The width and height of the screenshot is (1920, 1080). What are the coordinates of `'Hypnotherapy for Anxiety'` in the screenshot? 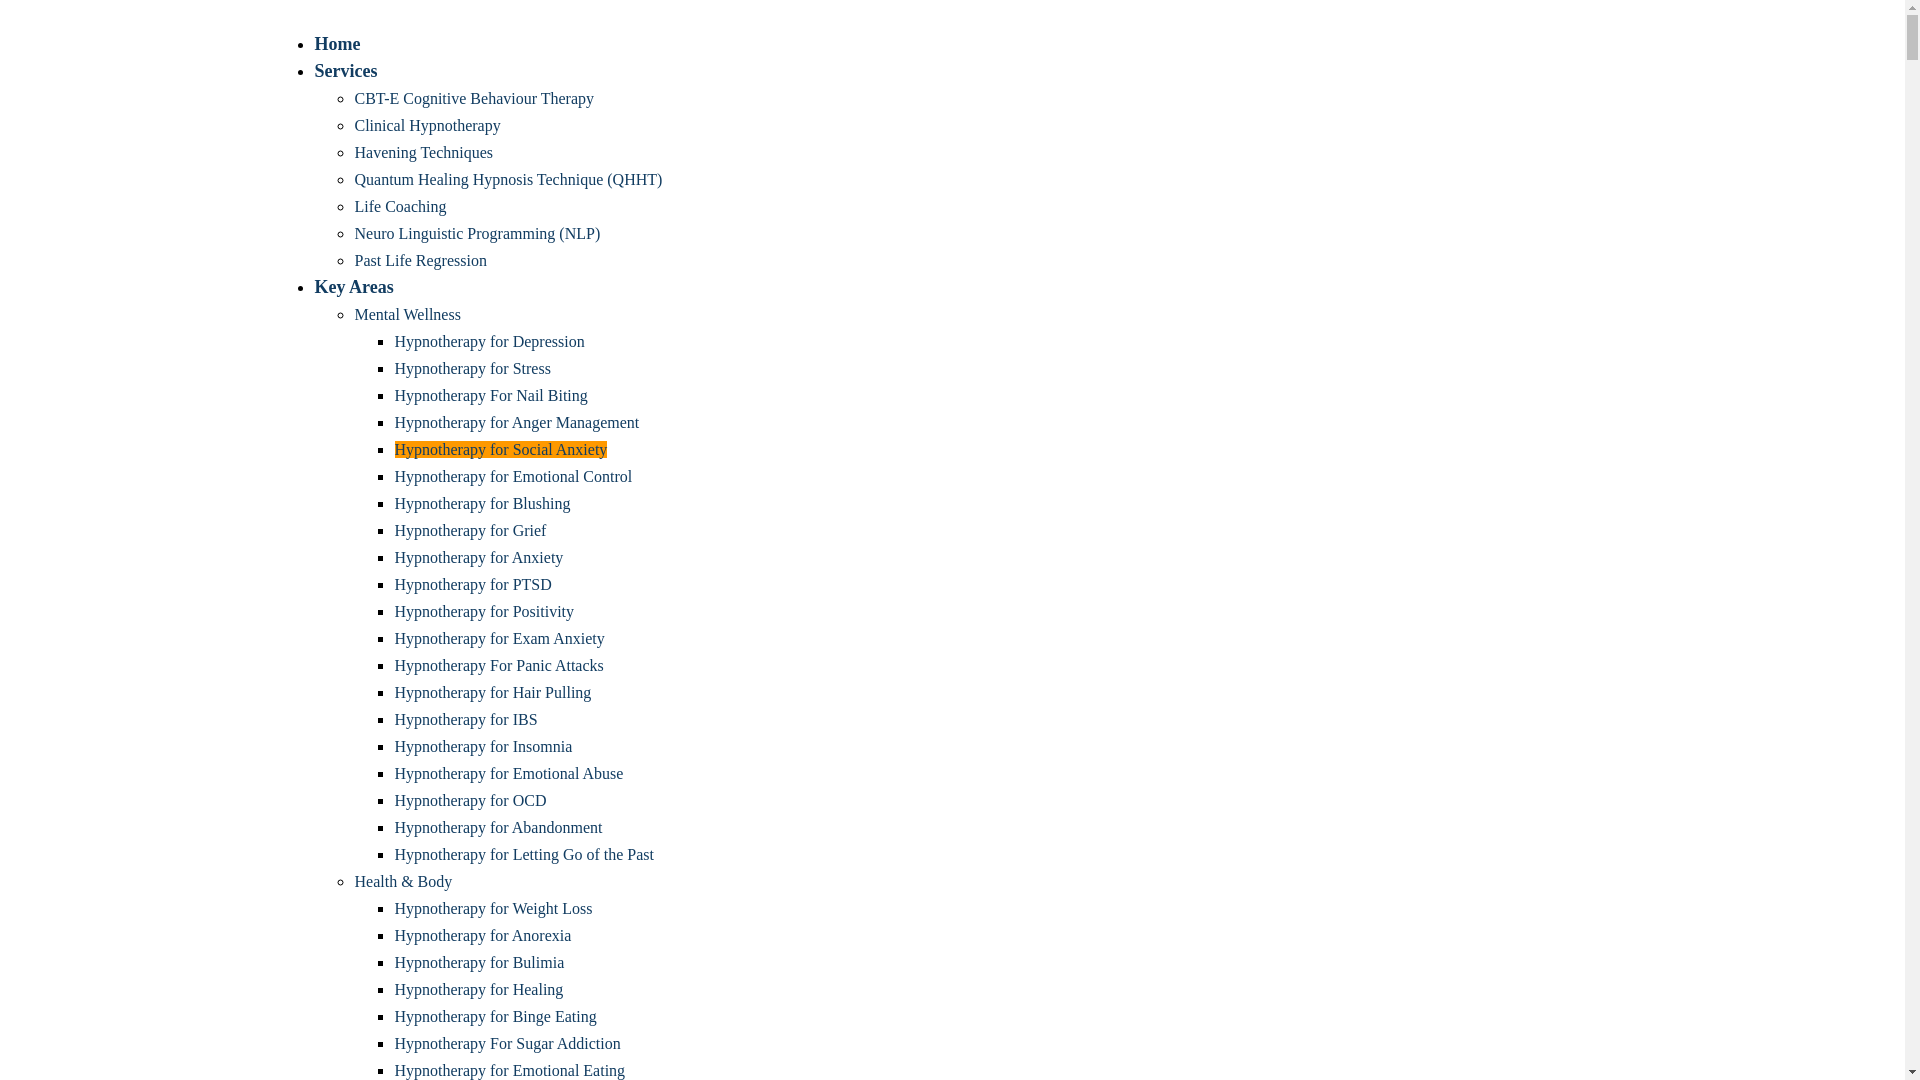 It's located at (477, 557).